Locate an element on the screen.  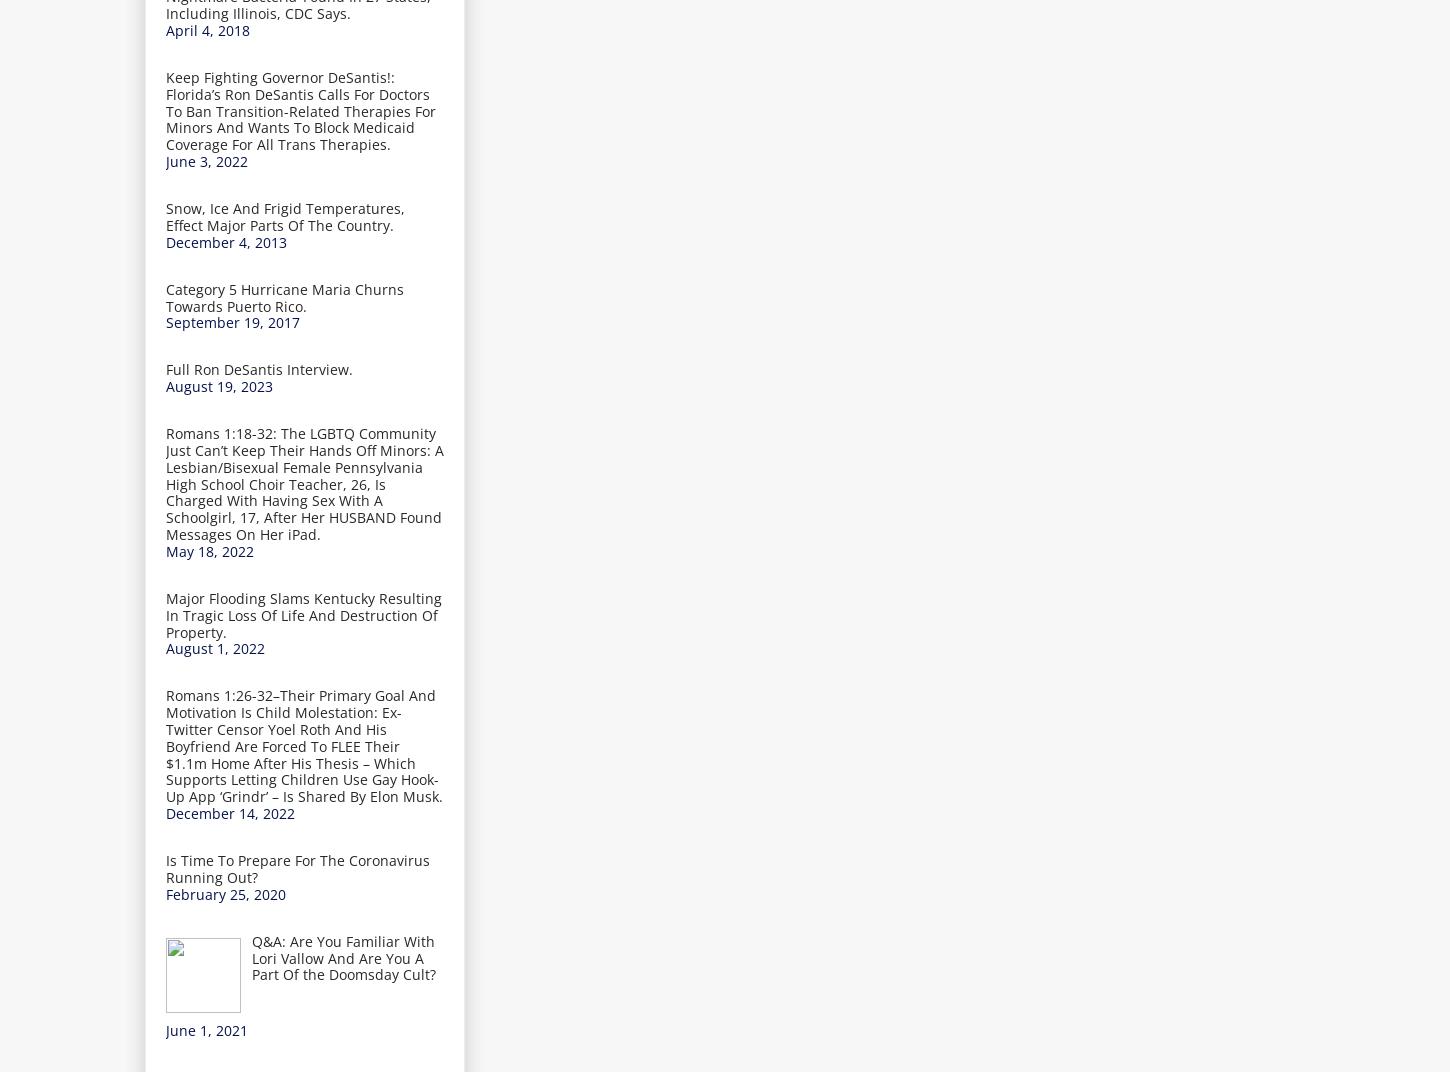
'August 19, 2023' is located at coordinates (218, 386).